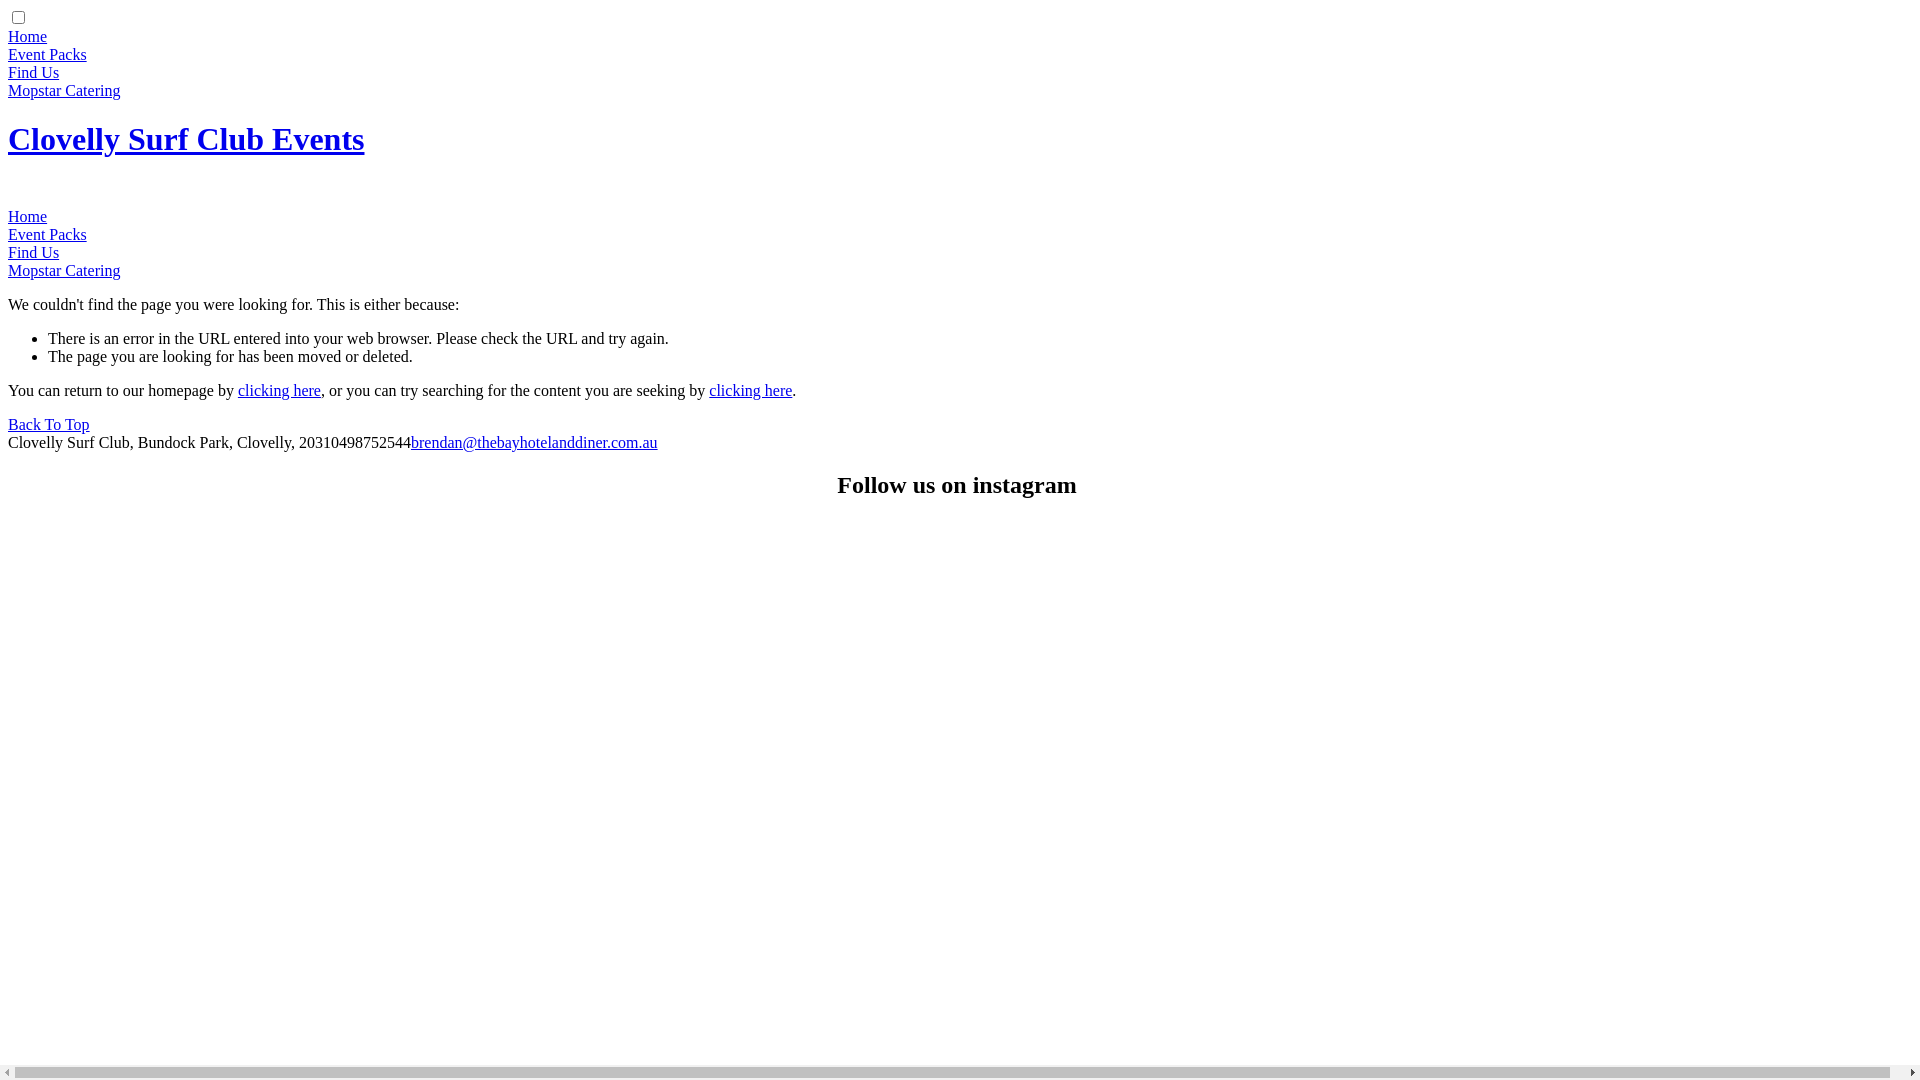  What do you see at coordinates (709, 390) in the screenshot?
I see `'clicking here'` at bounding box center [709, 390].